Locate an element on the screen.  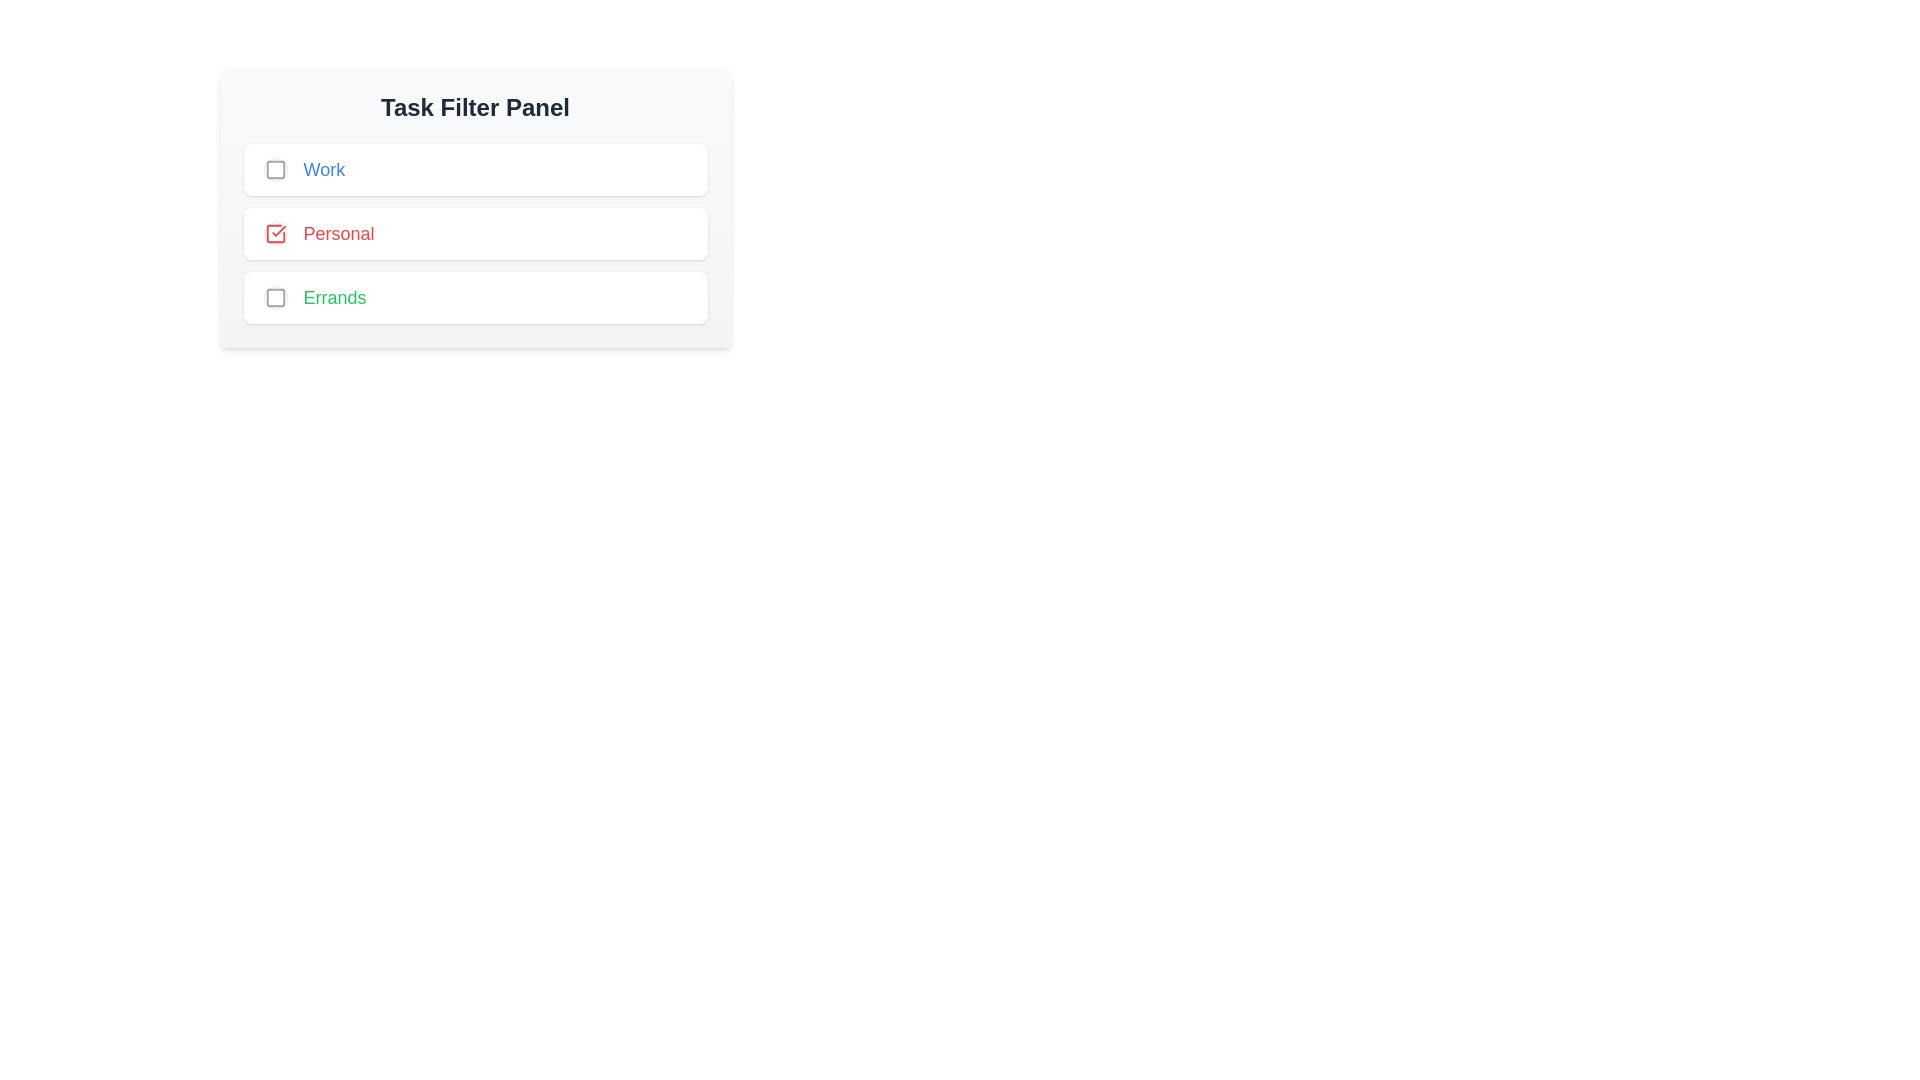
the circular checkbox icon with a red checkmark associated with the 'Personal' entry is located at coordinates (274, 233).